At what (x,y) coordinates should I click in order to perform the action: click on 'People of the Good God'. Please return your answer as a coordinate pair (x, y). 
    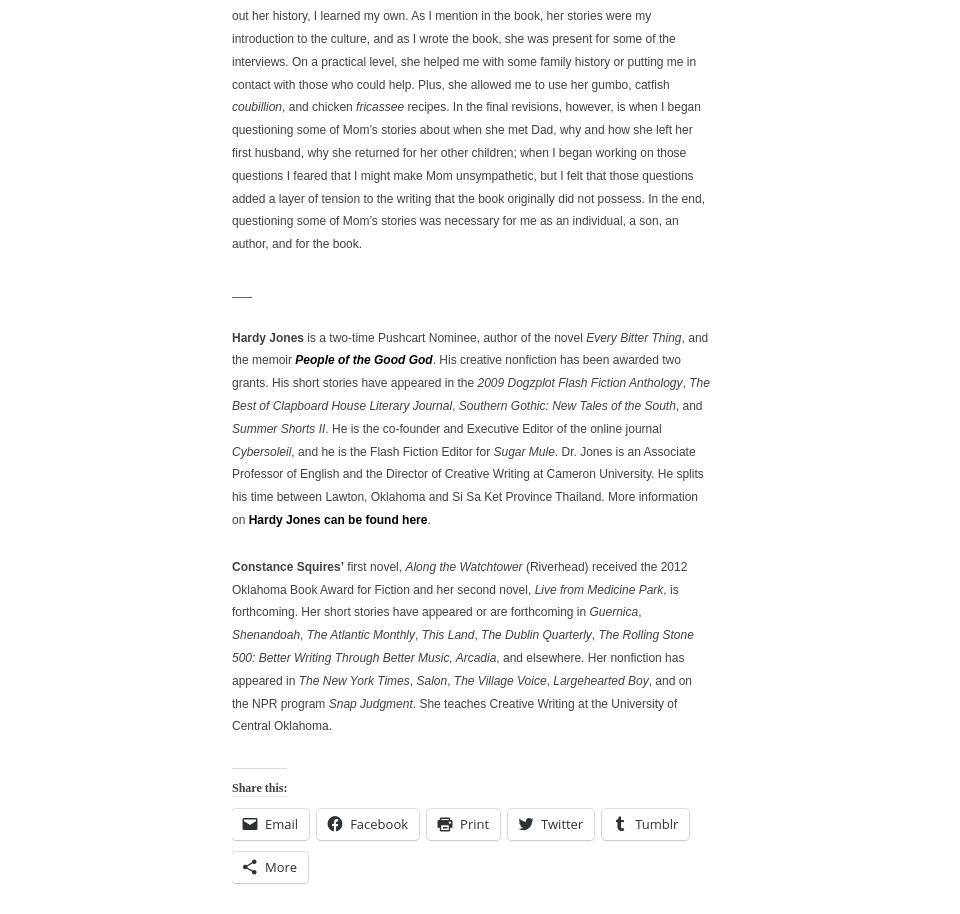
    Looking at the image, I should click on (362, 359).